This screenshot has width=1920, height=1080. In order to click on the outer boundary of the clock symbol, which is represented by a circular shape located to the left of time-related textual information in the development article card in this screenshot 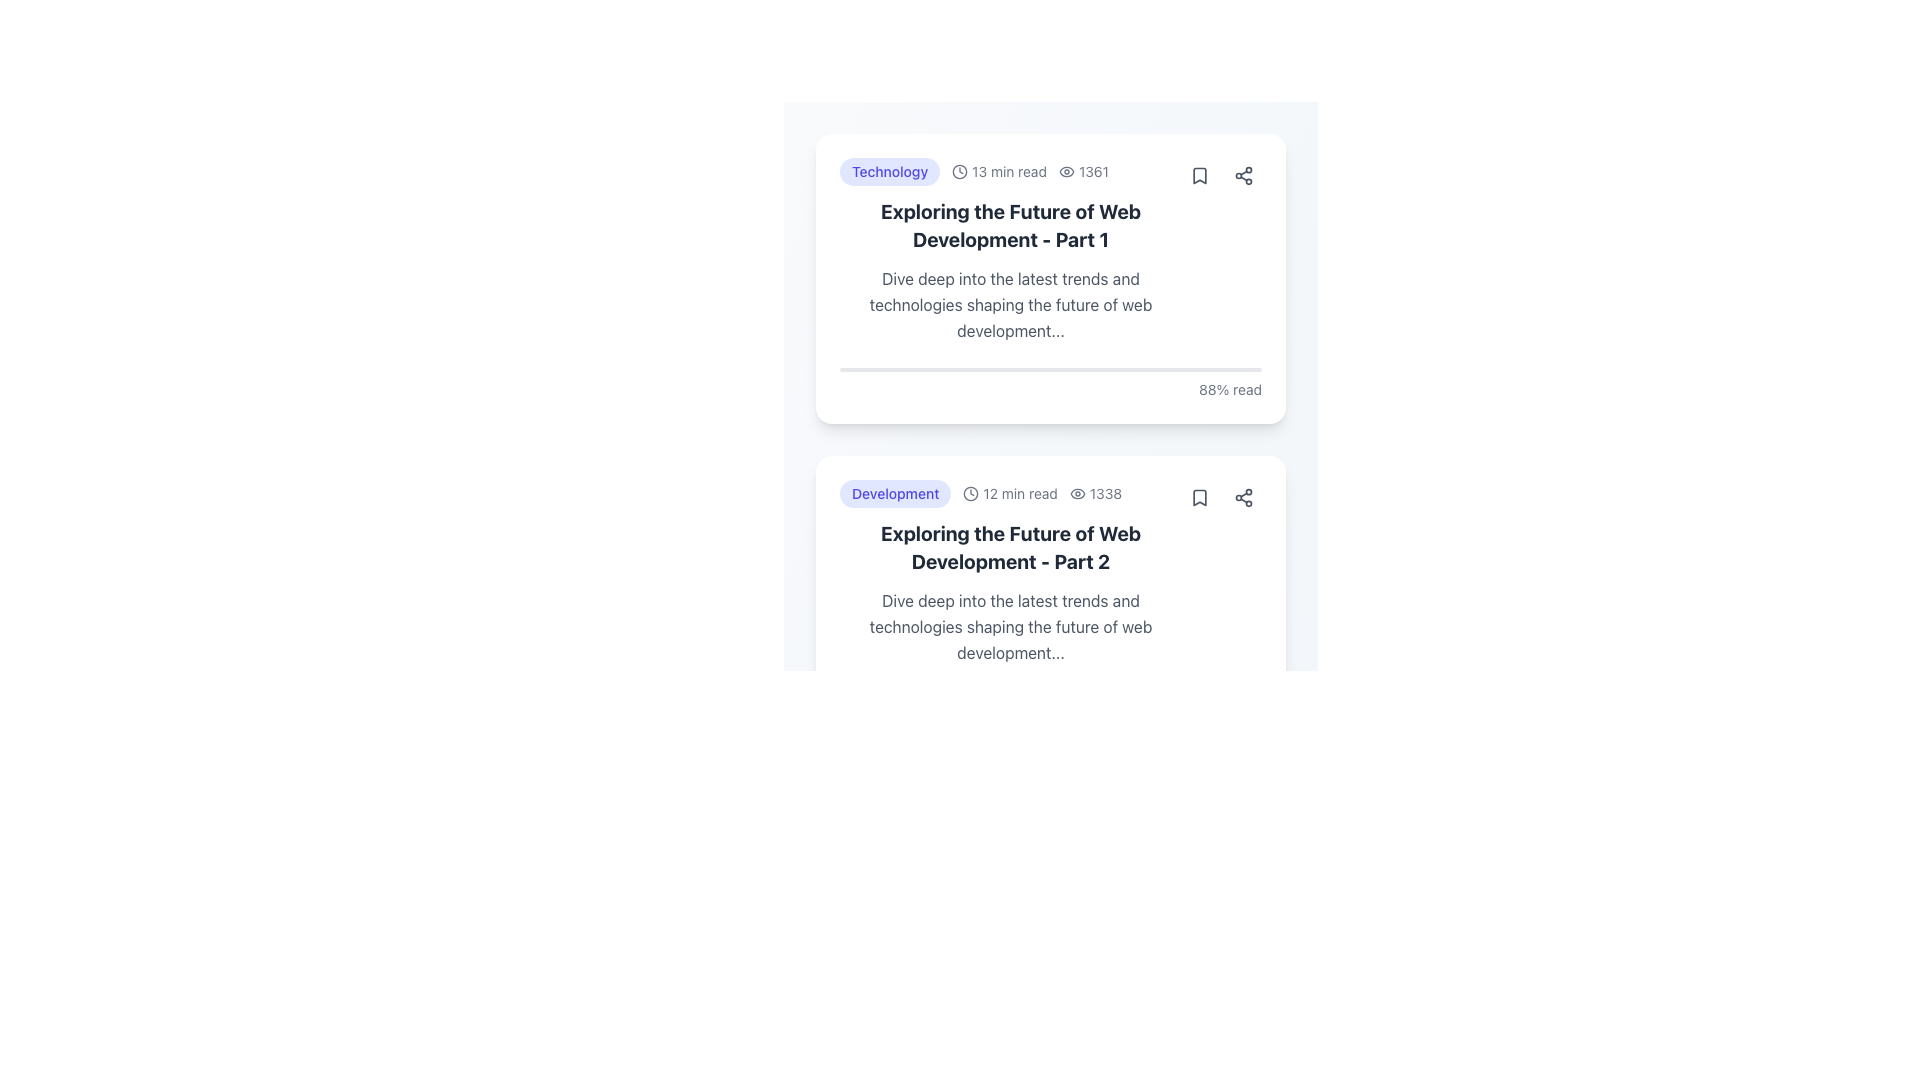, I will do `click(971, 493)`.